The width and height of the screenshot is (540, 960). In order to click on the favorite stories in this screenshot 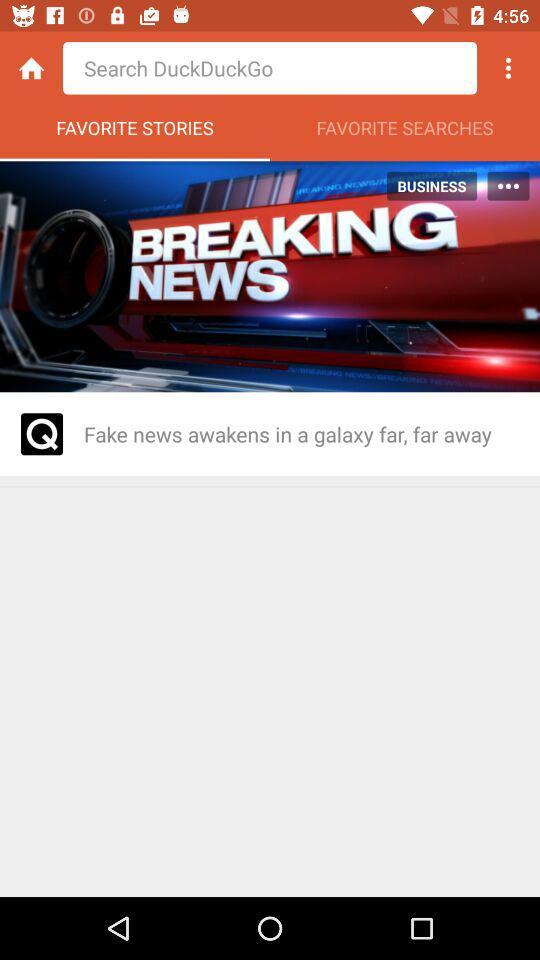, I will do `click(135, 132)`.